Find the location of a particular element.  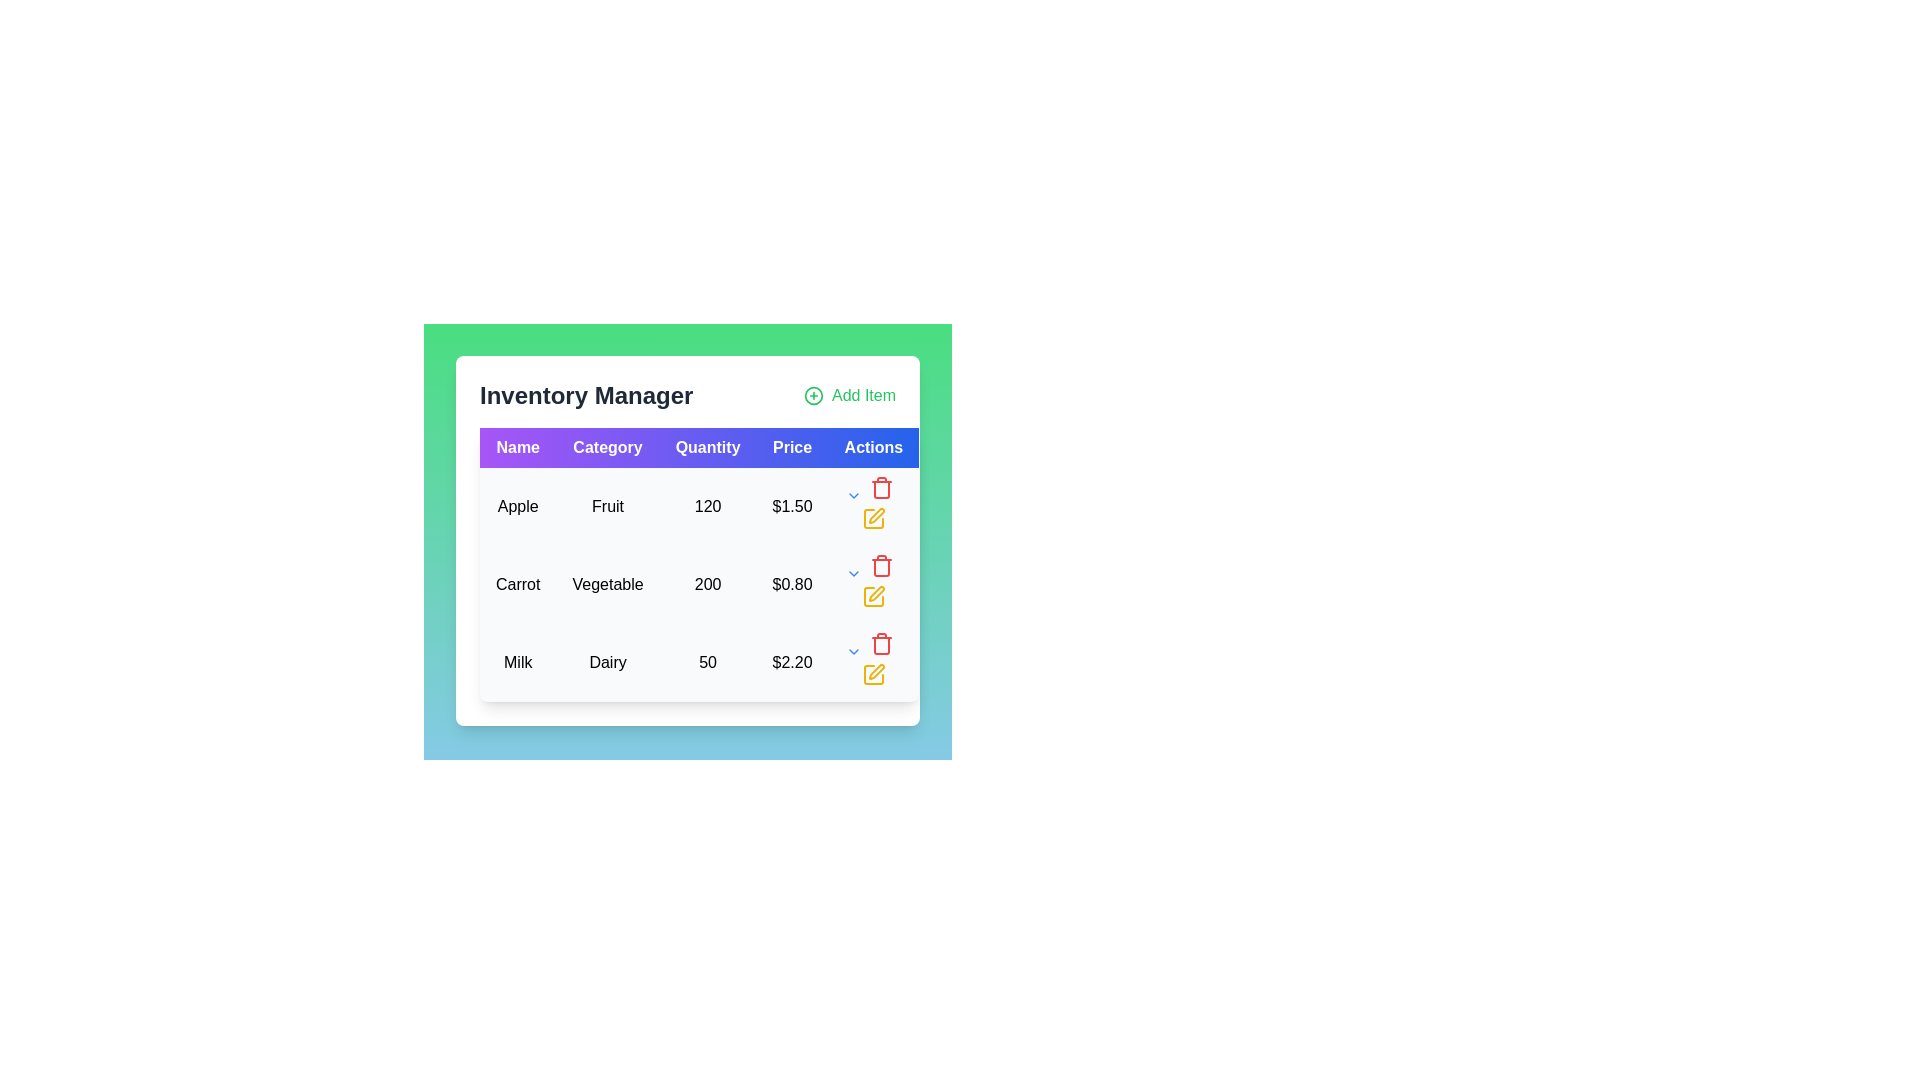

the edit icon button with a yellow pen symbol, located in the 'Actions' column of the last row for the 'Milk' item is located at coordinates (873, 675).